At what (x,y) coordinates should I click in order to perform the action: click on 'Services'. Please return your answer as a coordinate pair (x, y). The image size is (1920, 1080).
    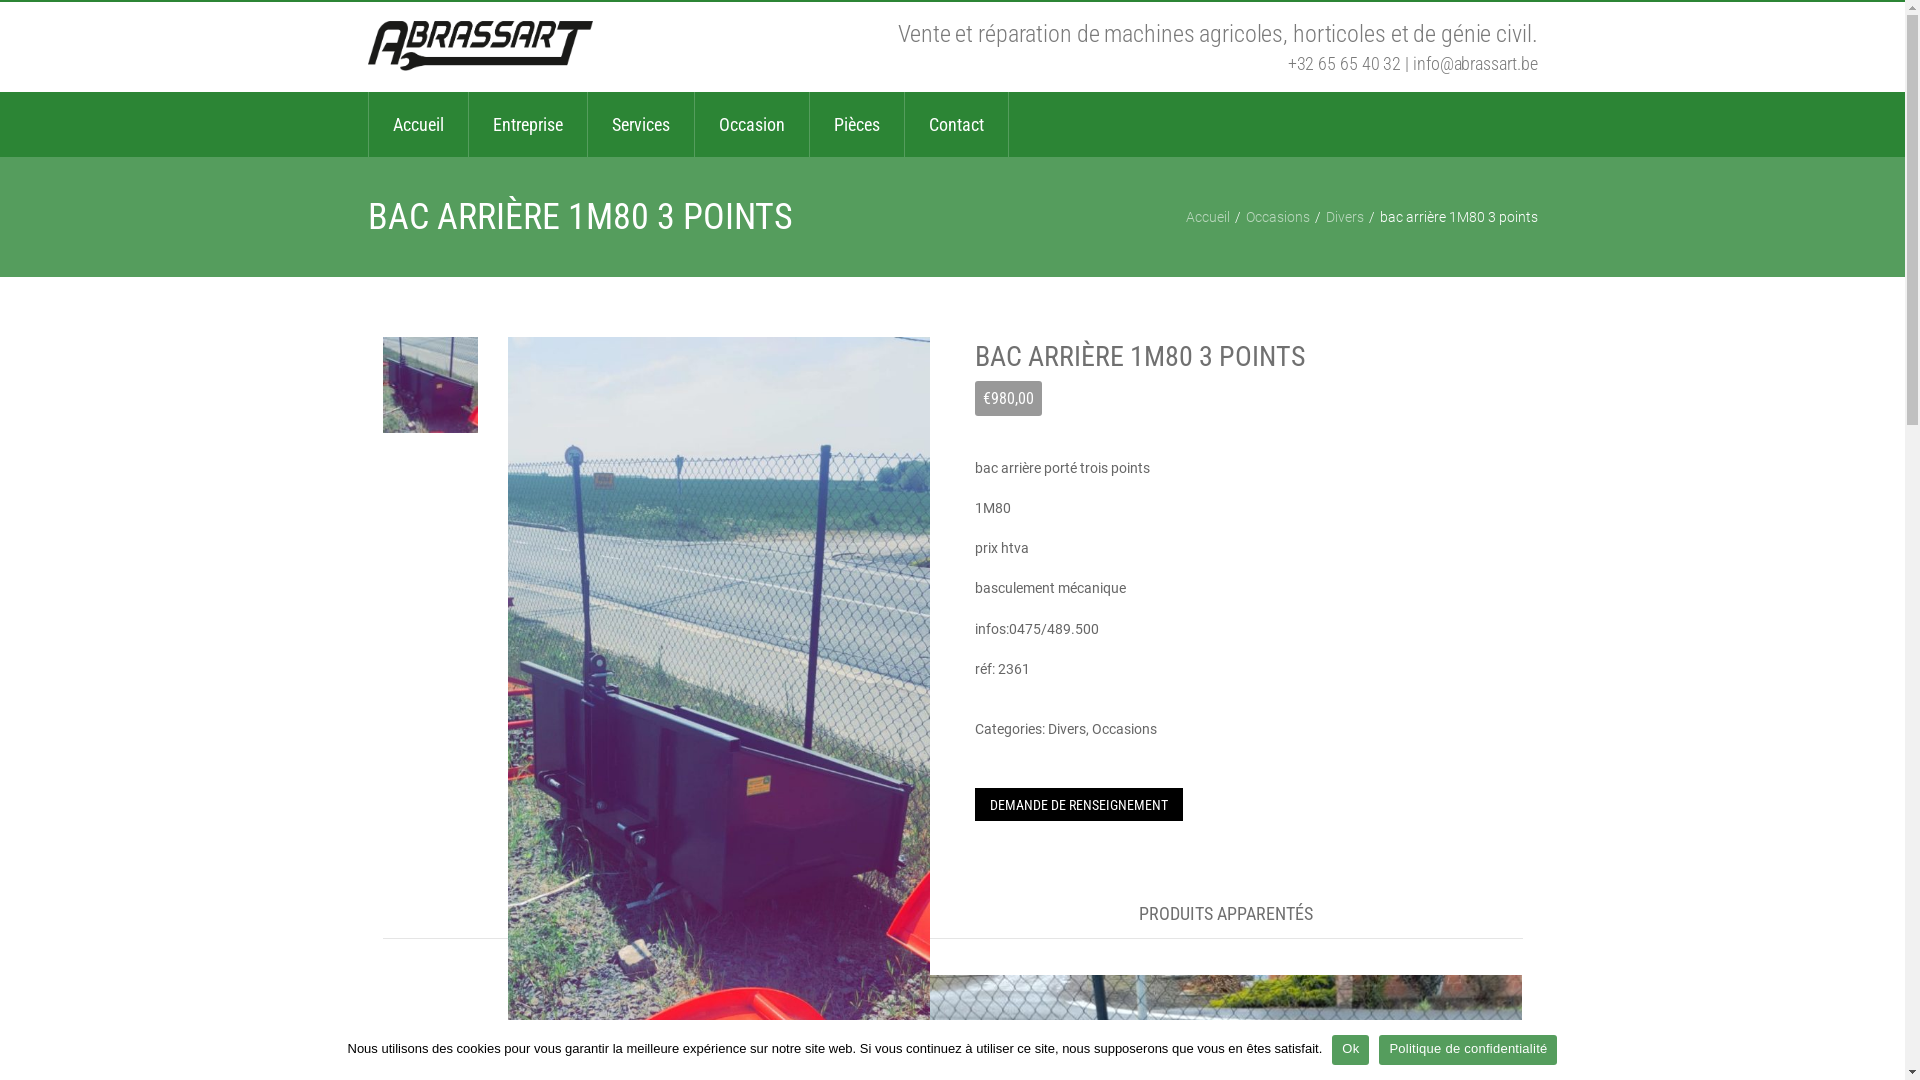
    Looking at the image, I should click on (587, 124).